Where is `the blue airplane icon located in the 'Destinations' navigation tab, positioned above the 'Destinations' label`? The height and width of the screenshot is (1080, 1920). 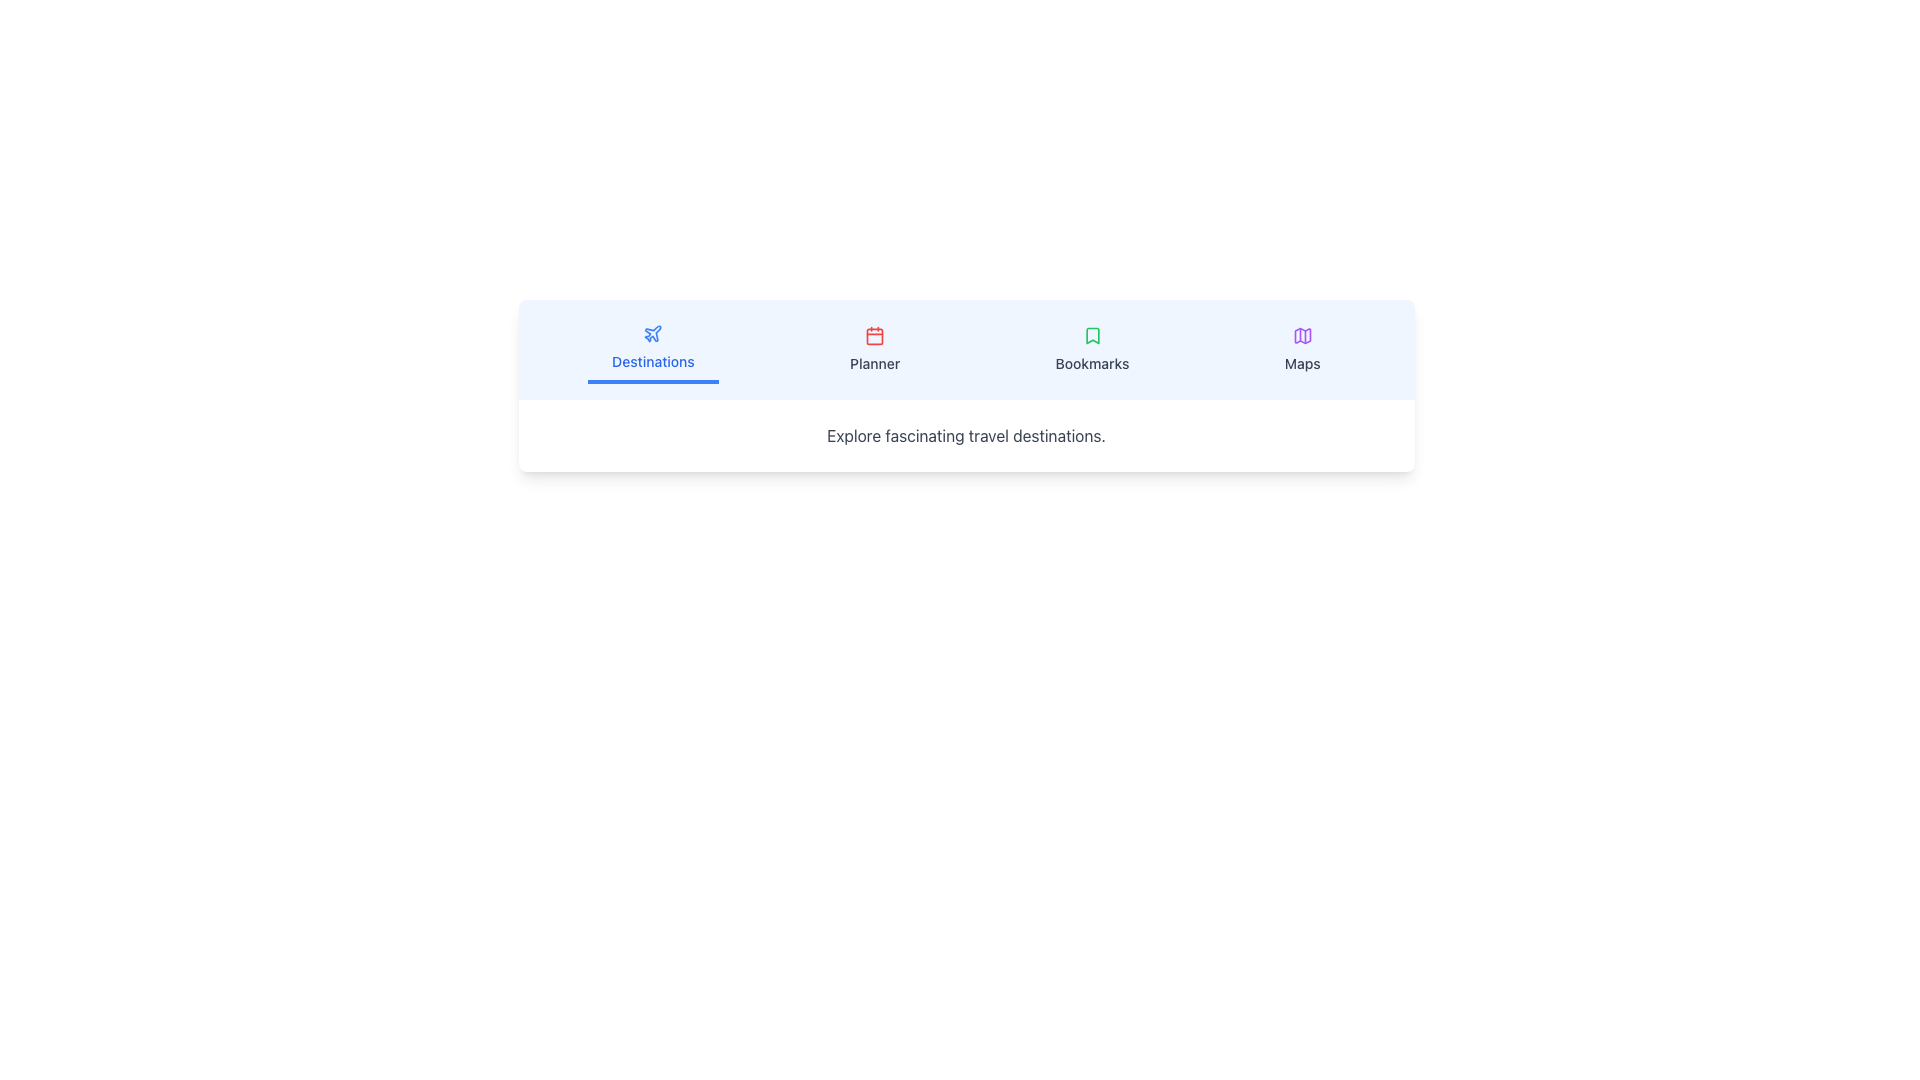
the blue airplane icon located in the 'Destinations' navigation tab, positioned above the 'Destinations' label is located at coordinates (653, 333).